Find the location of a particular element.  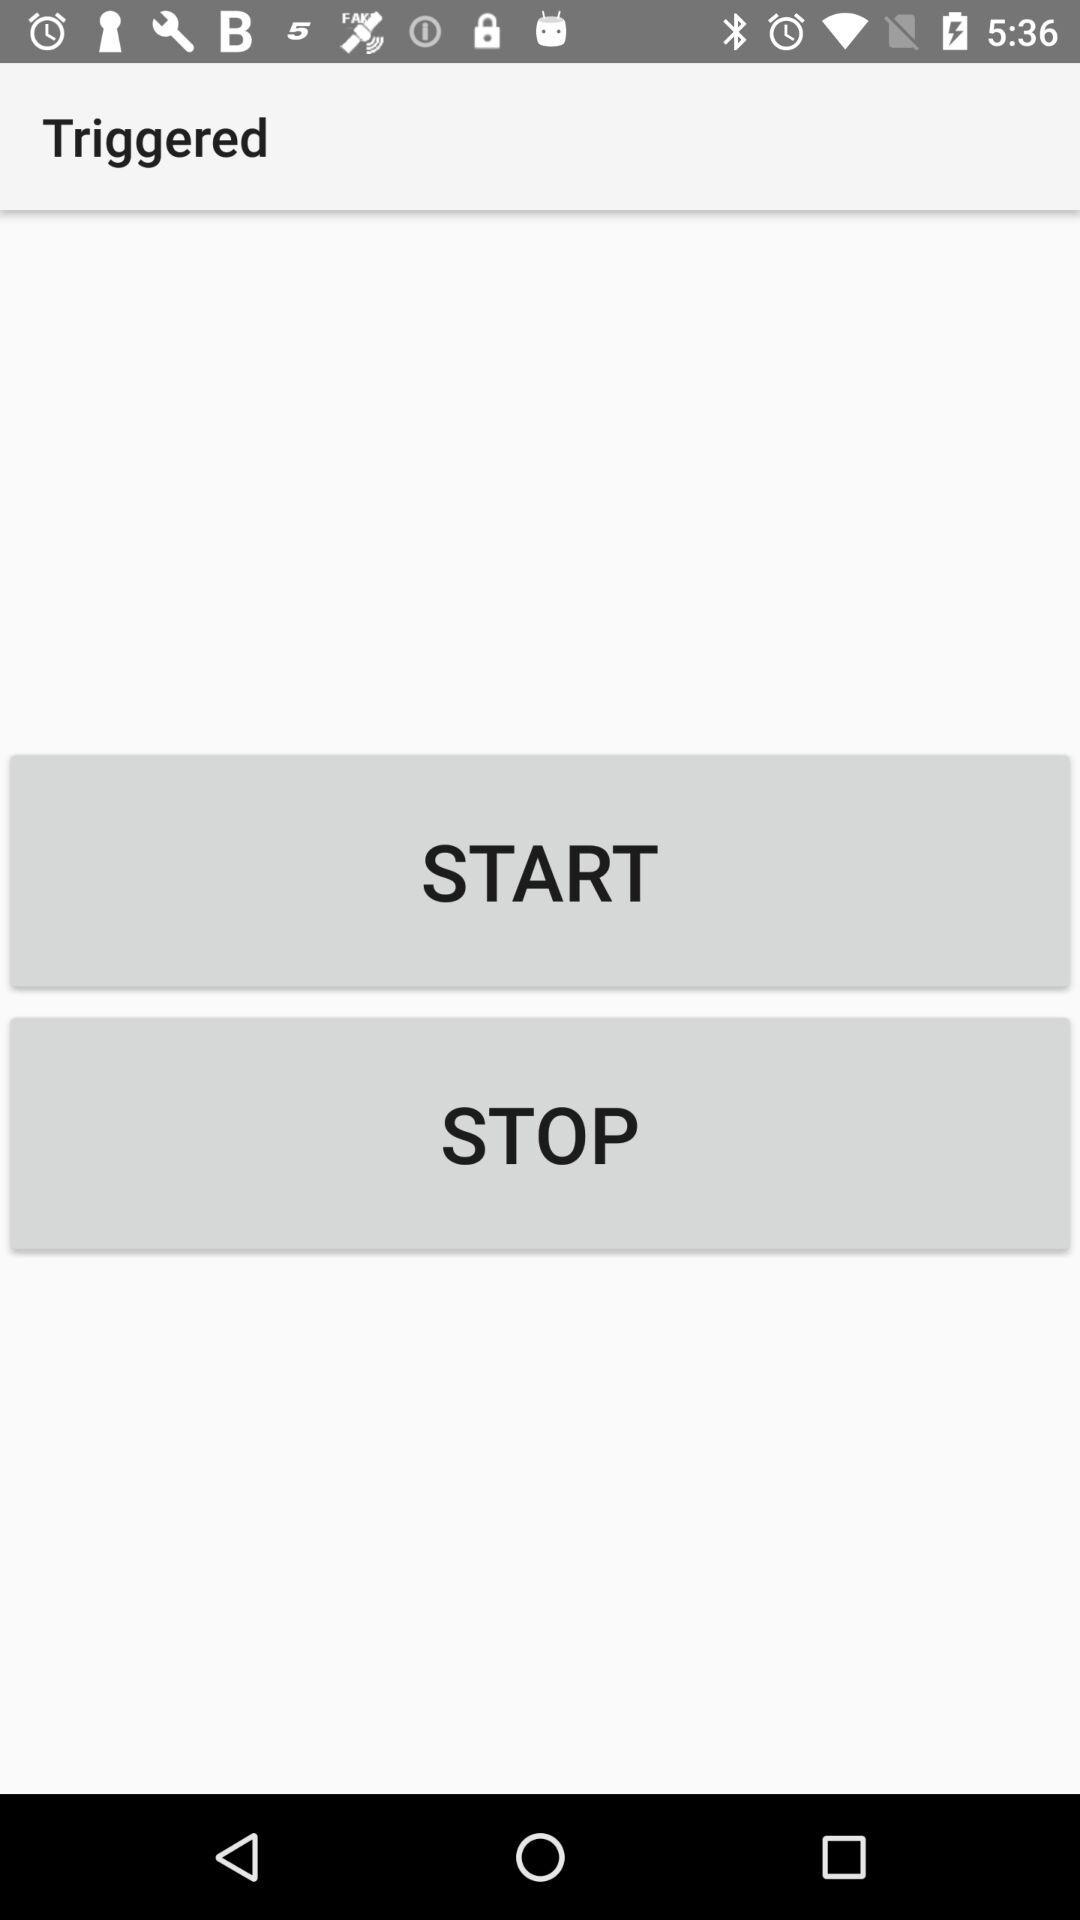

the stop is located at coordinates (540, 1133).